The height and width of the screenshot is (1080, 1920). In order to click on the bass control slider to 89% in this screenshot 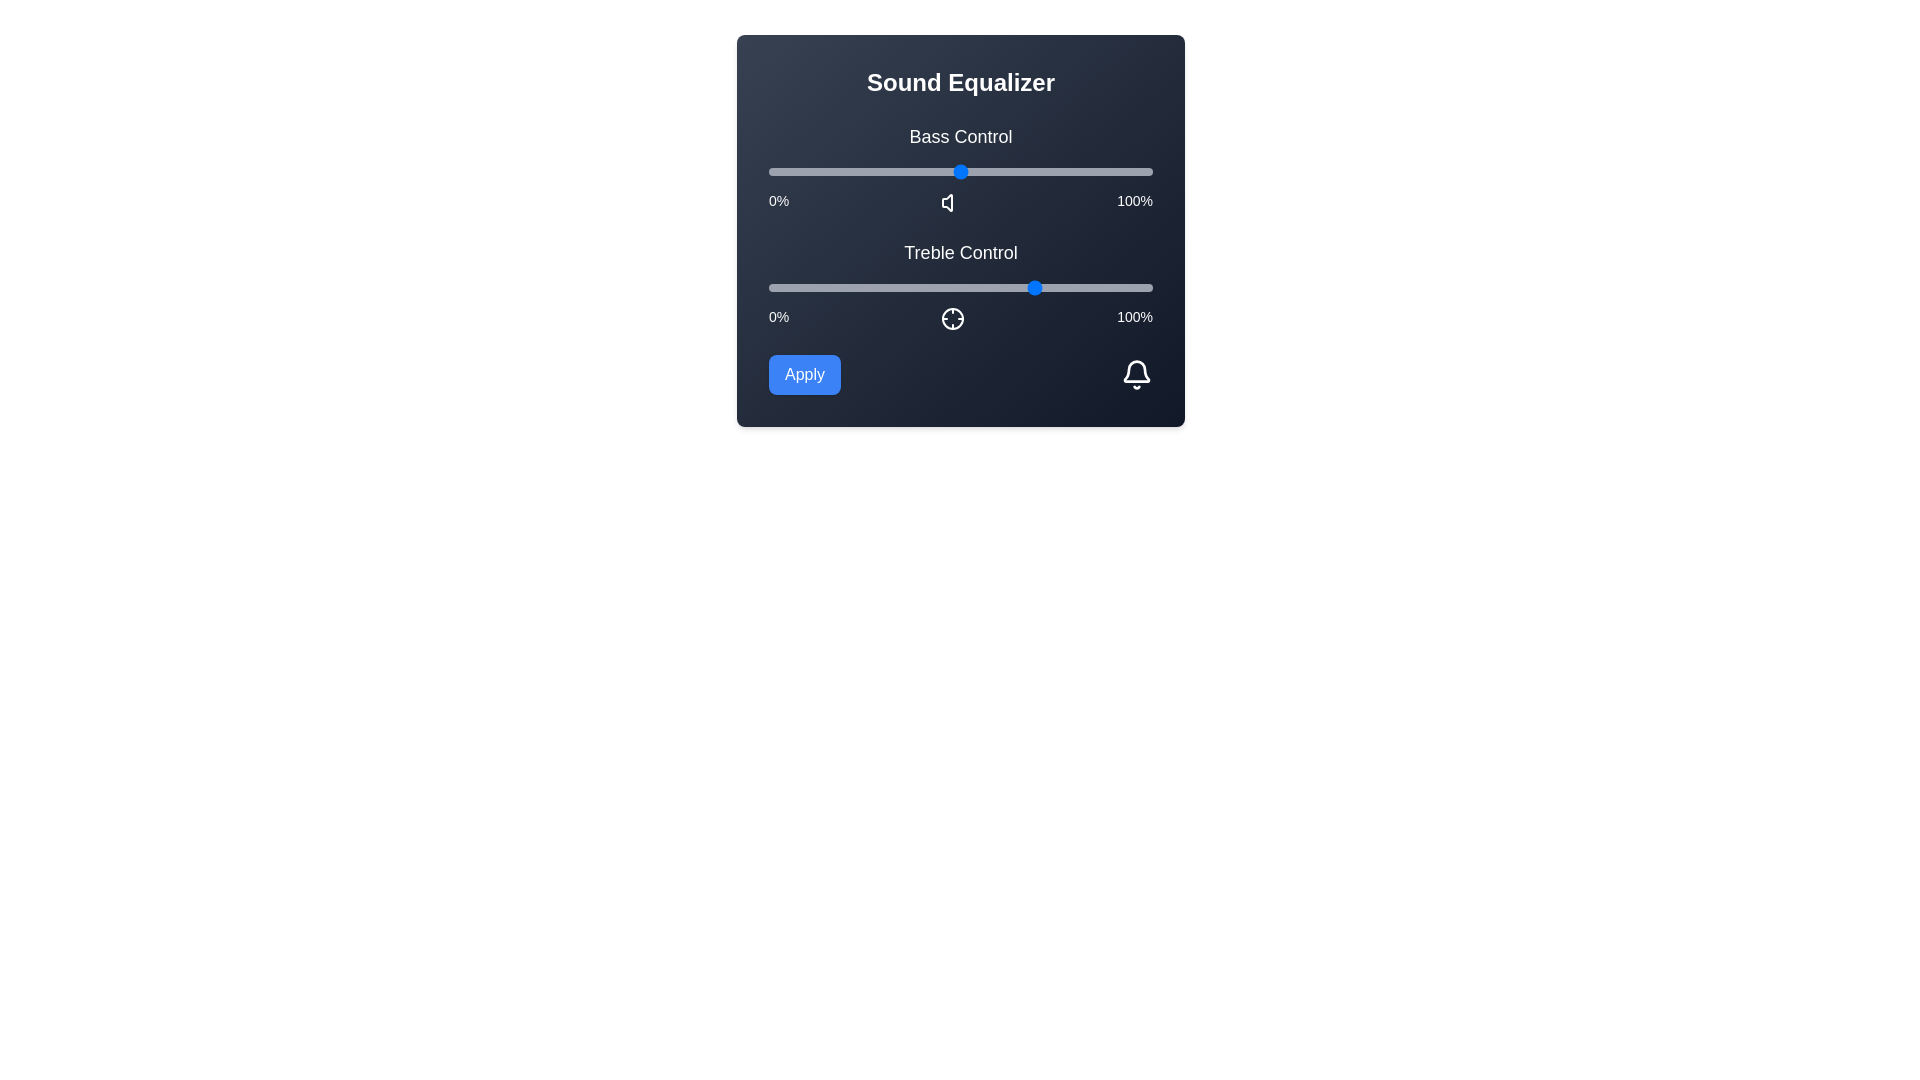, I will do `click(1109, 171)`.